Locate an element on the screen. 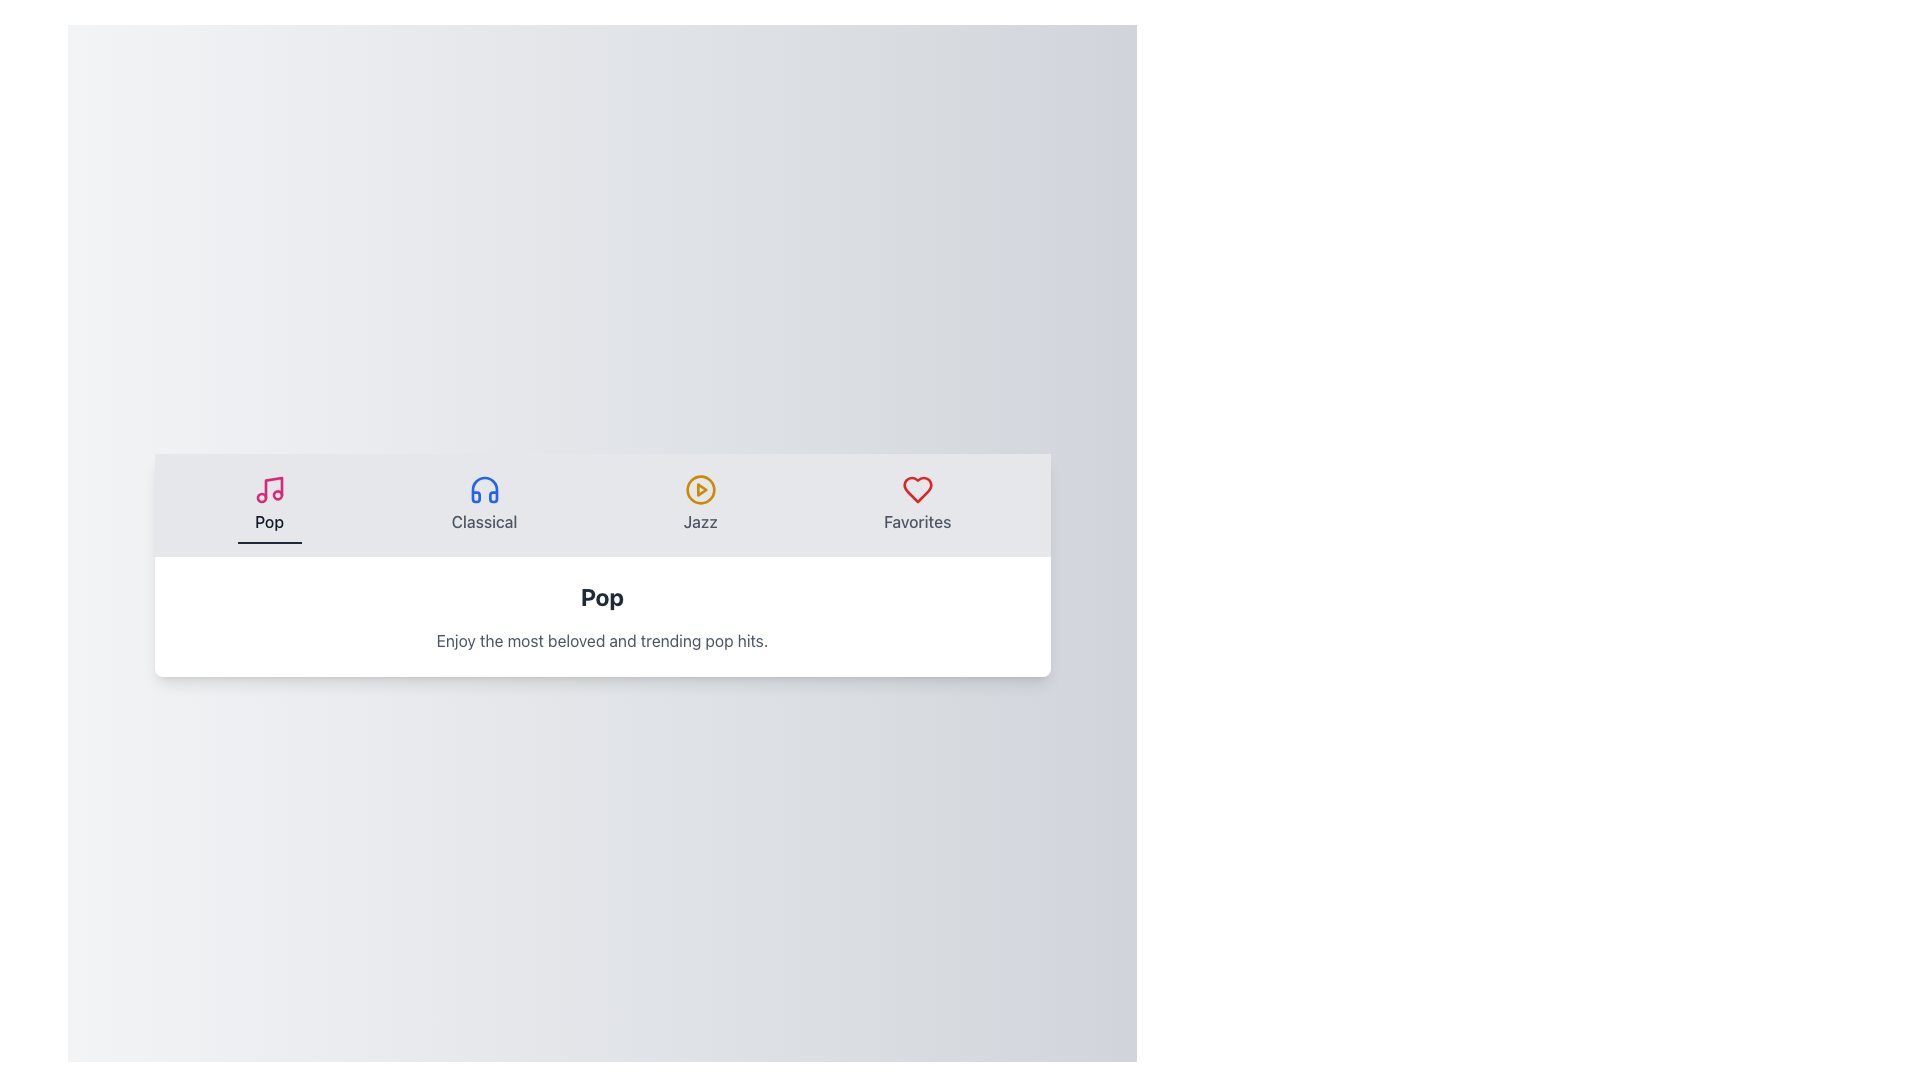  the 'Pop' music category icon located at the top center of the interface in the navigation bar, which is the first element among the categories 'Pop,' 'Classical,' 'Jazz,' and 'Favorites.' is located at coordinates (268, 489).